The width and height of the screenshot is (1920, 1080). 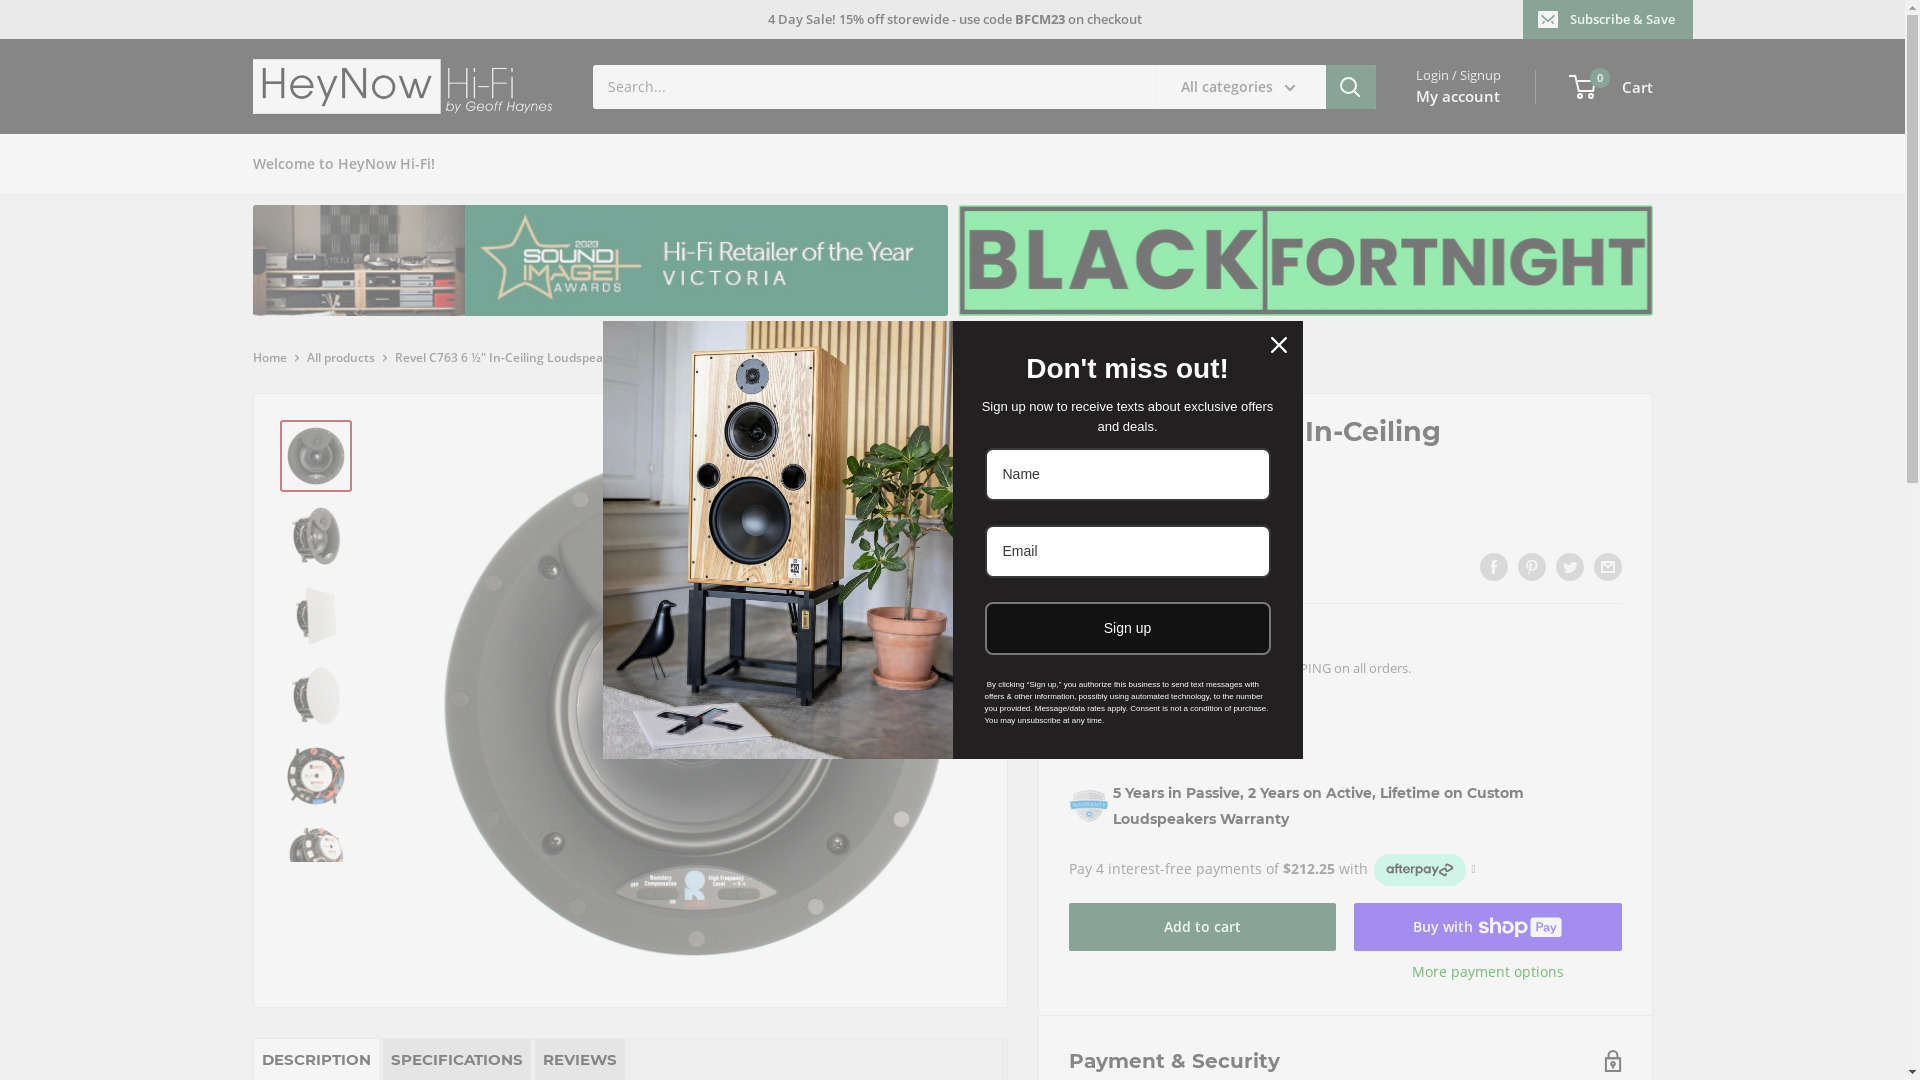 I want to click on 'All products', so click(x=340, y=356).